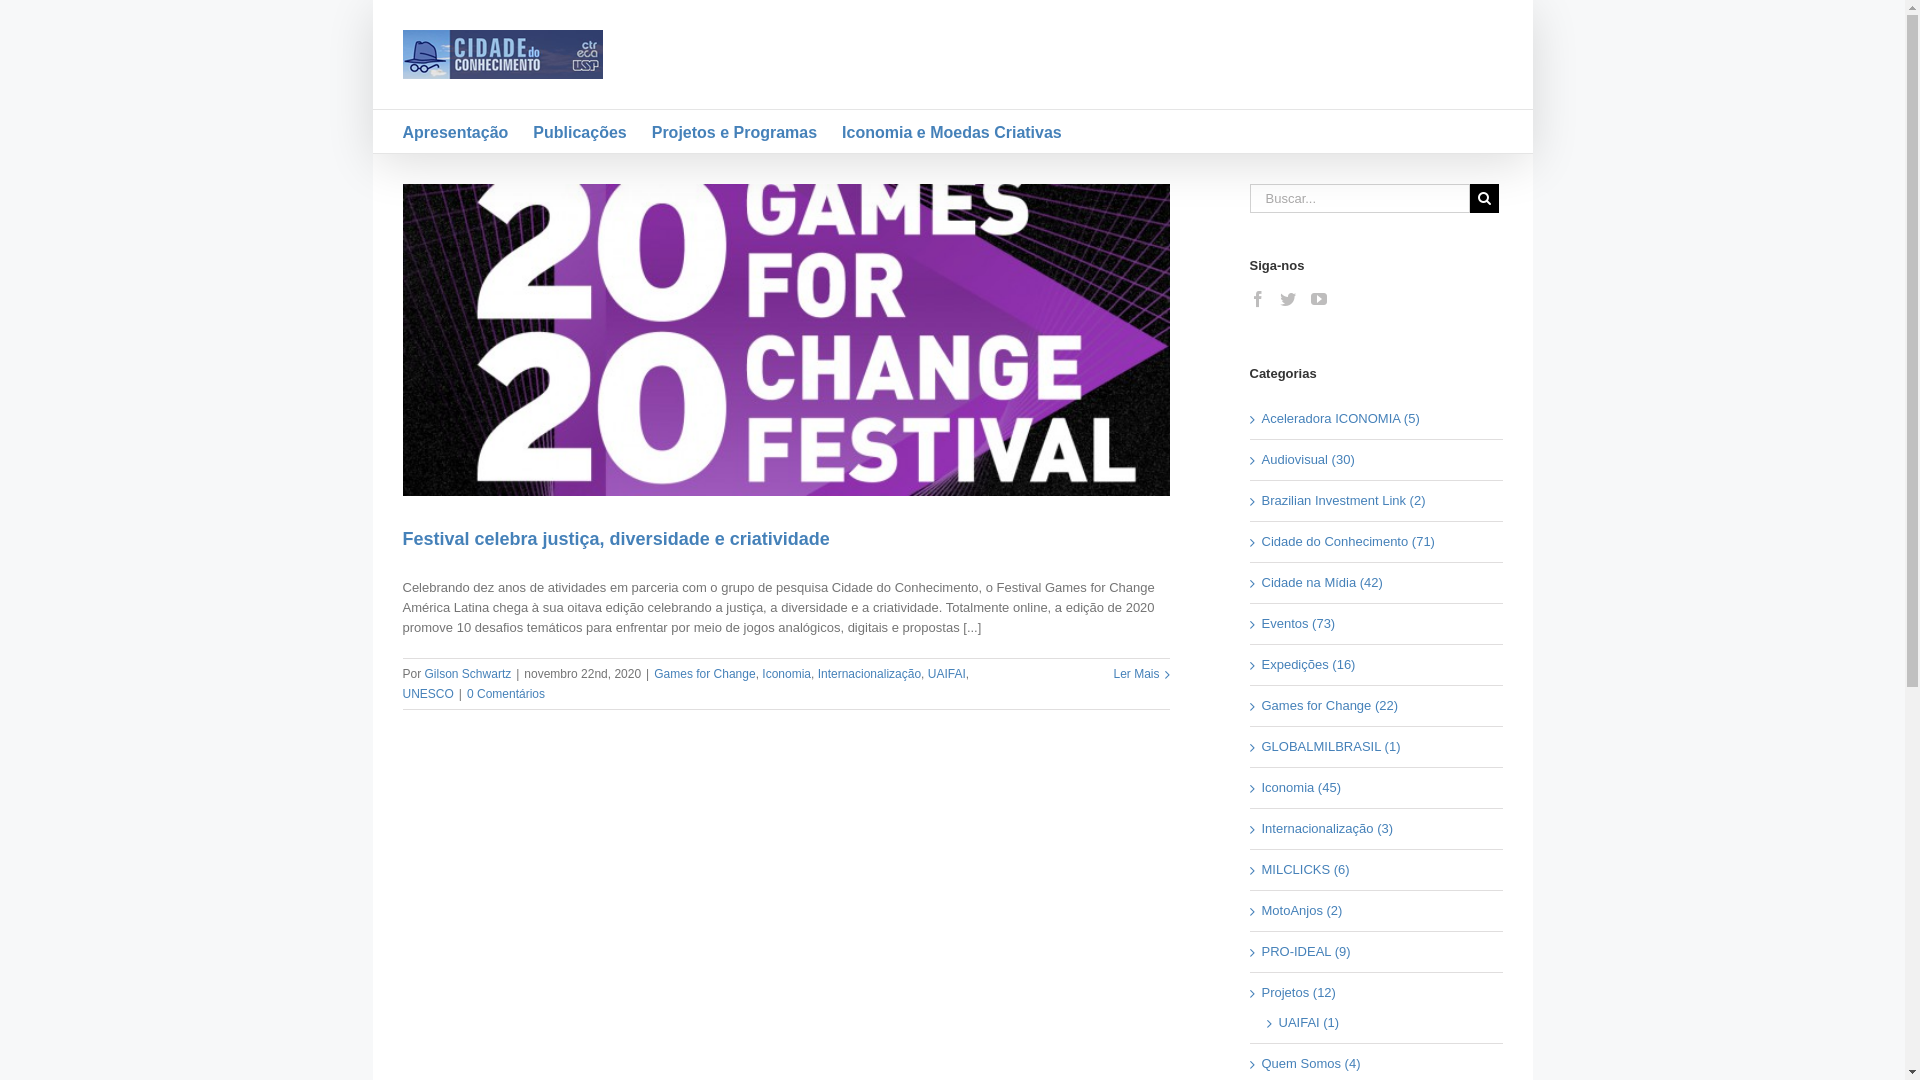 This screenshot has width=1920, height=1080. I want to click on 'Games for Change', so click(704, 674).